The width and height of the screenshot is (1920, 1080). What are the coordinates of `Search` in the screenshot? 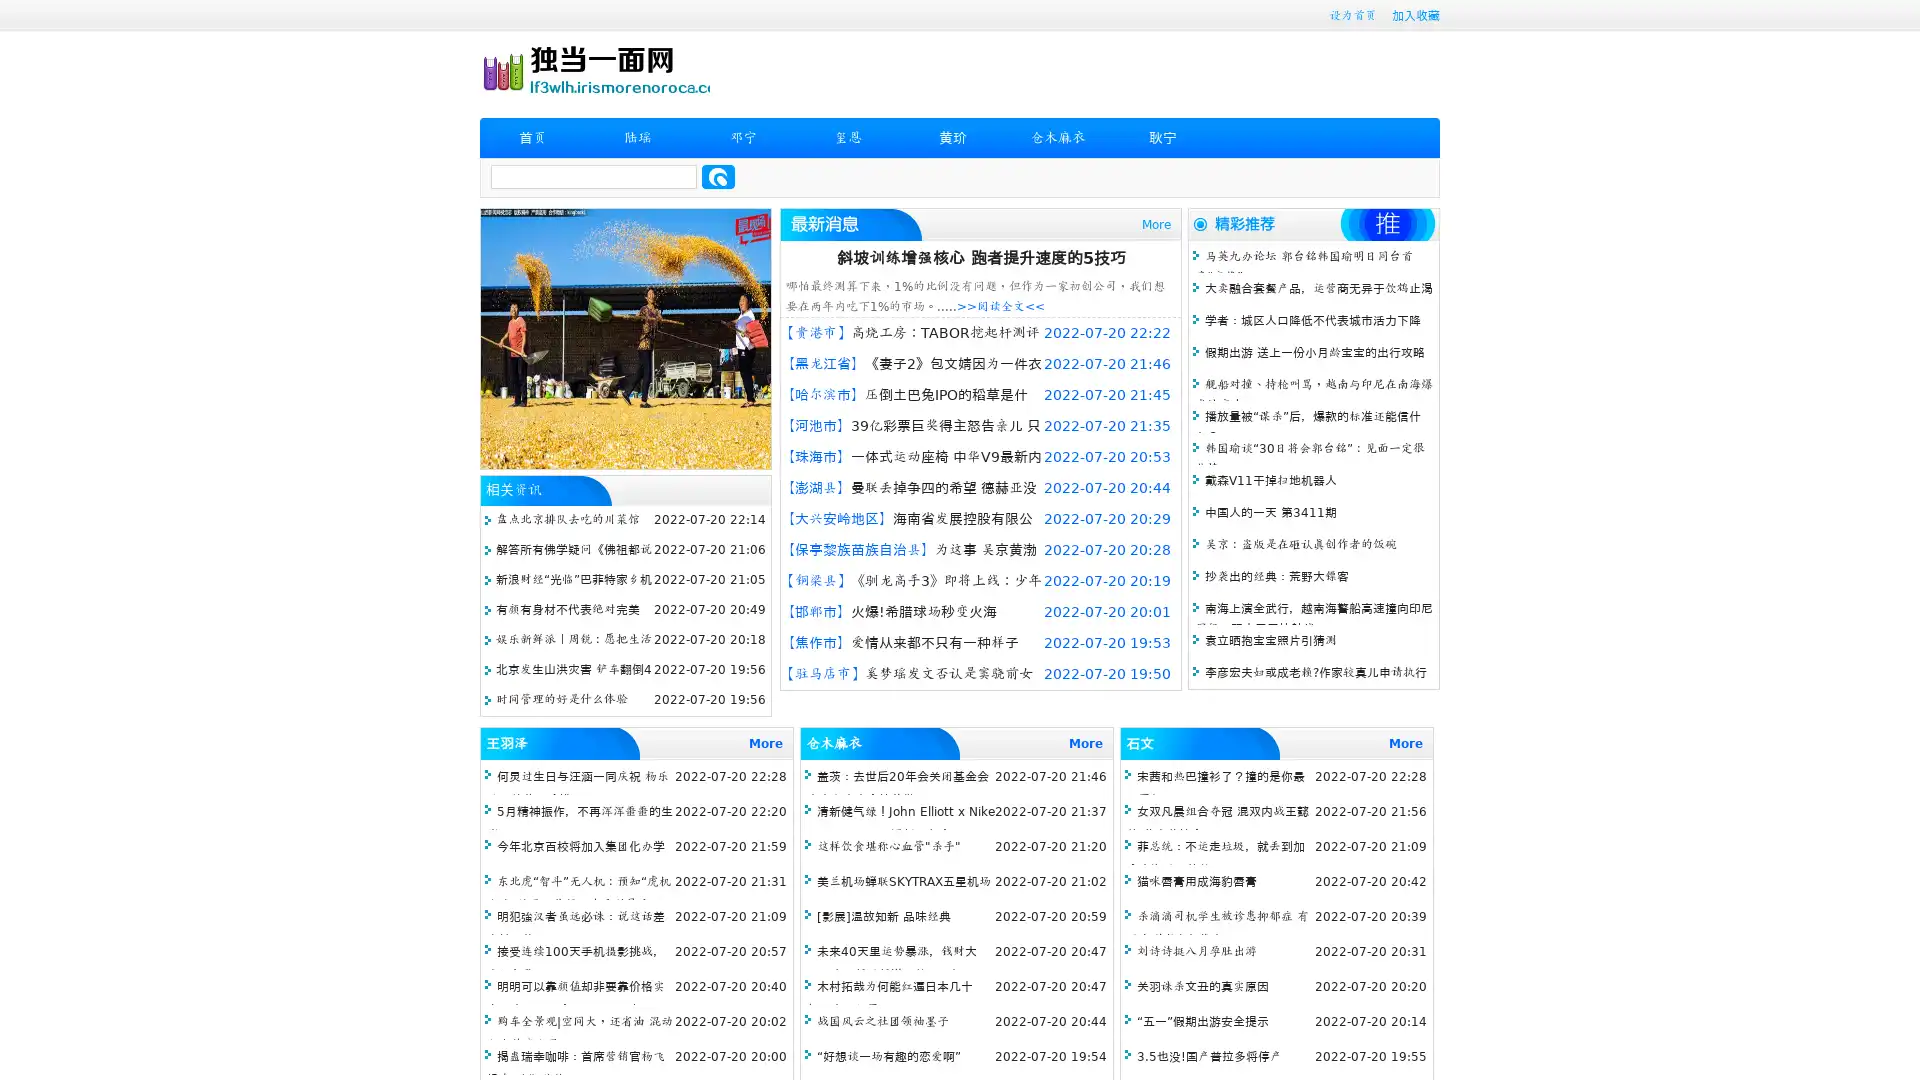 It's located at (718, 176).